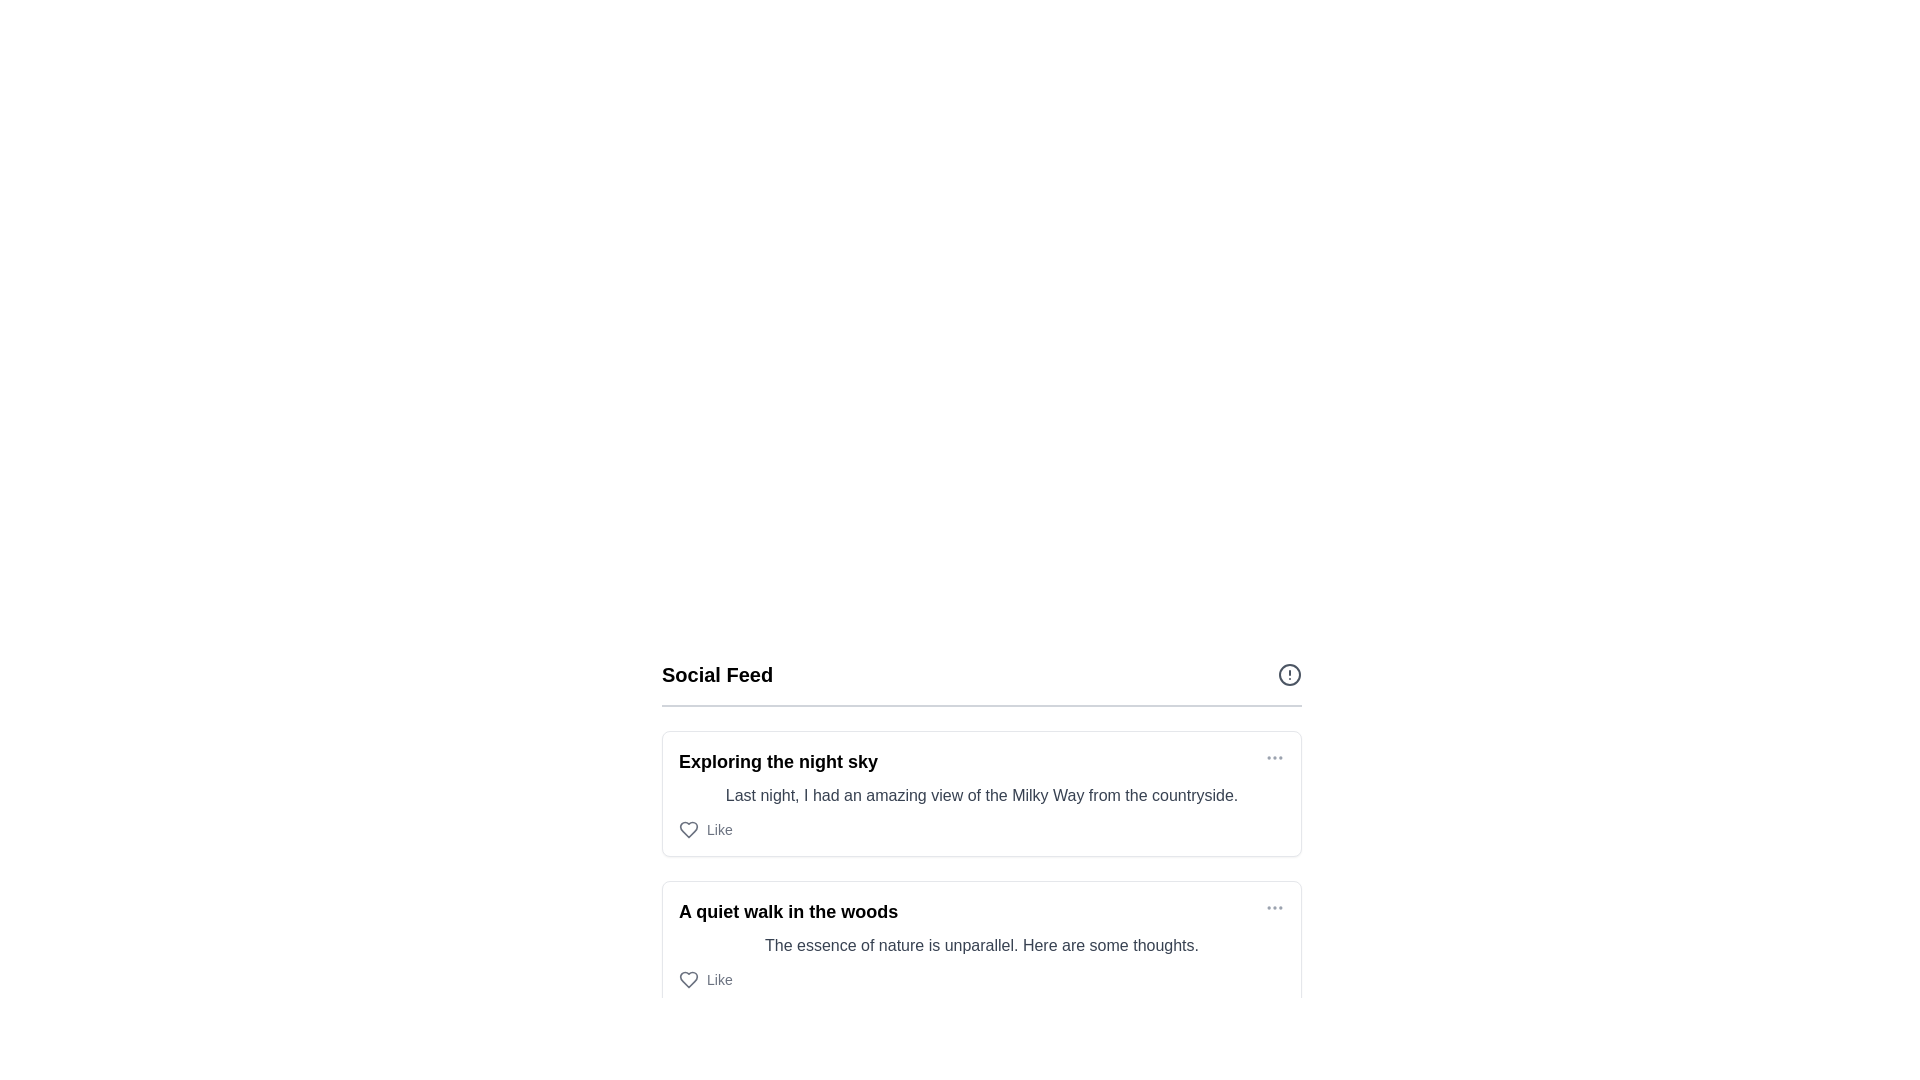 The width and height of the screenshot is (1920, 1080). What do you see at coordinates (777, 762) in the screenshot?
I see `the heading text element displaying 'Exploring the night sky', which is bold and large-sized, located near the top of the content block` at bounding box center [777, 762].